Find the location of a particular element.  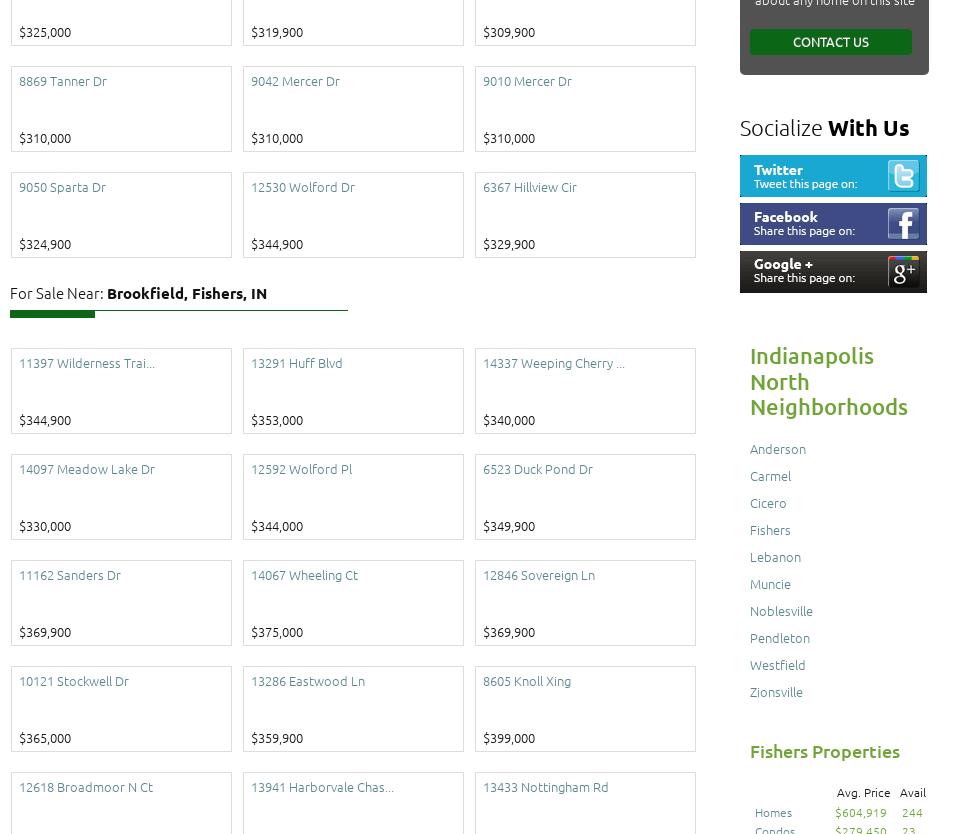

'Cicero' is located at coordinates (767, 501).